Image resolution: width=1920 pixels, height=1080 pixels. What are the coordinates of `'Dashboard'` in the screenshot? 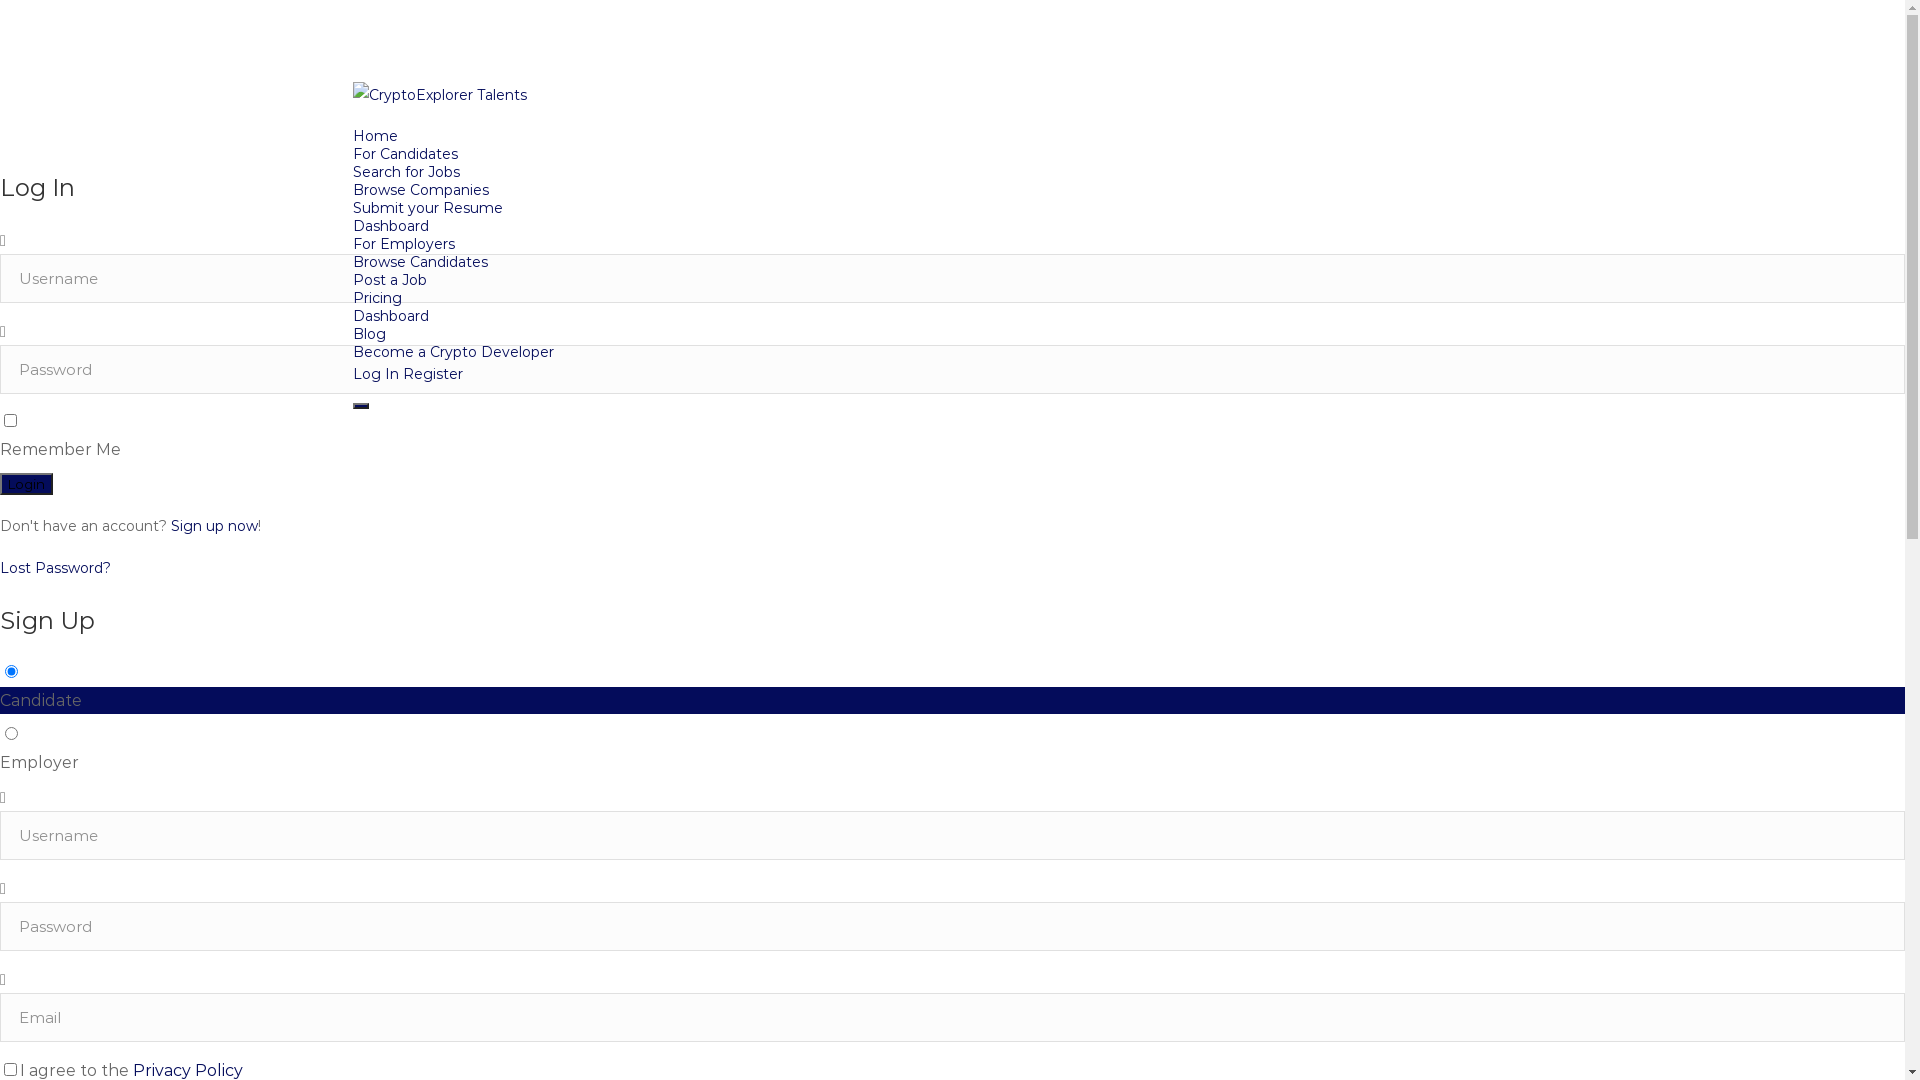 It's located at (389, 315).